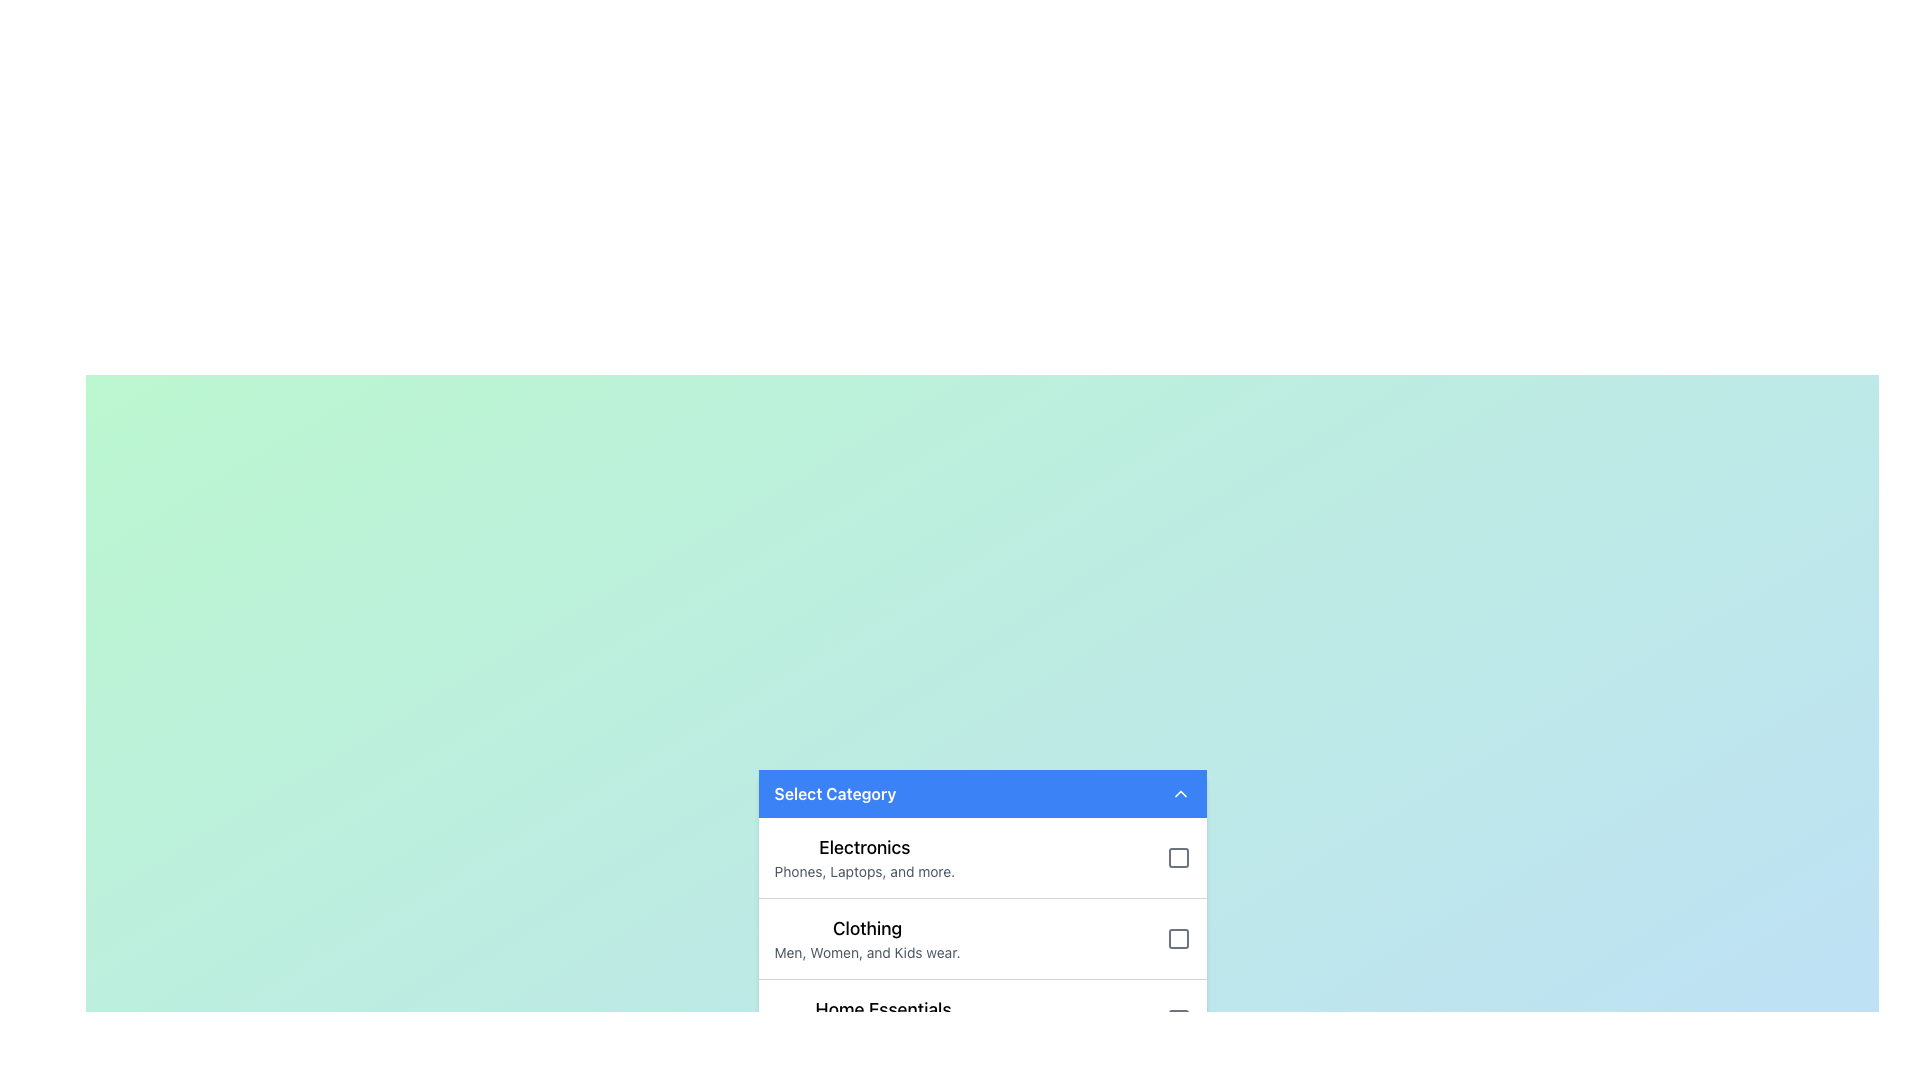  Describe the element at coordinates (1178, 856) in the screenshot. I see `the small square icon with rounded corners located to the far right of the 'Electronics' section in the 'Select Category' list` at that location.